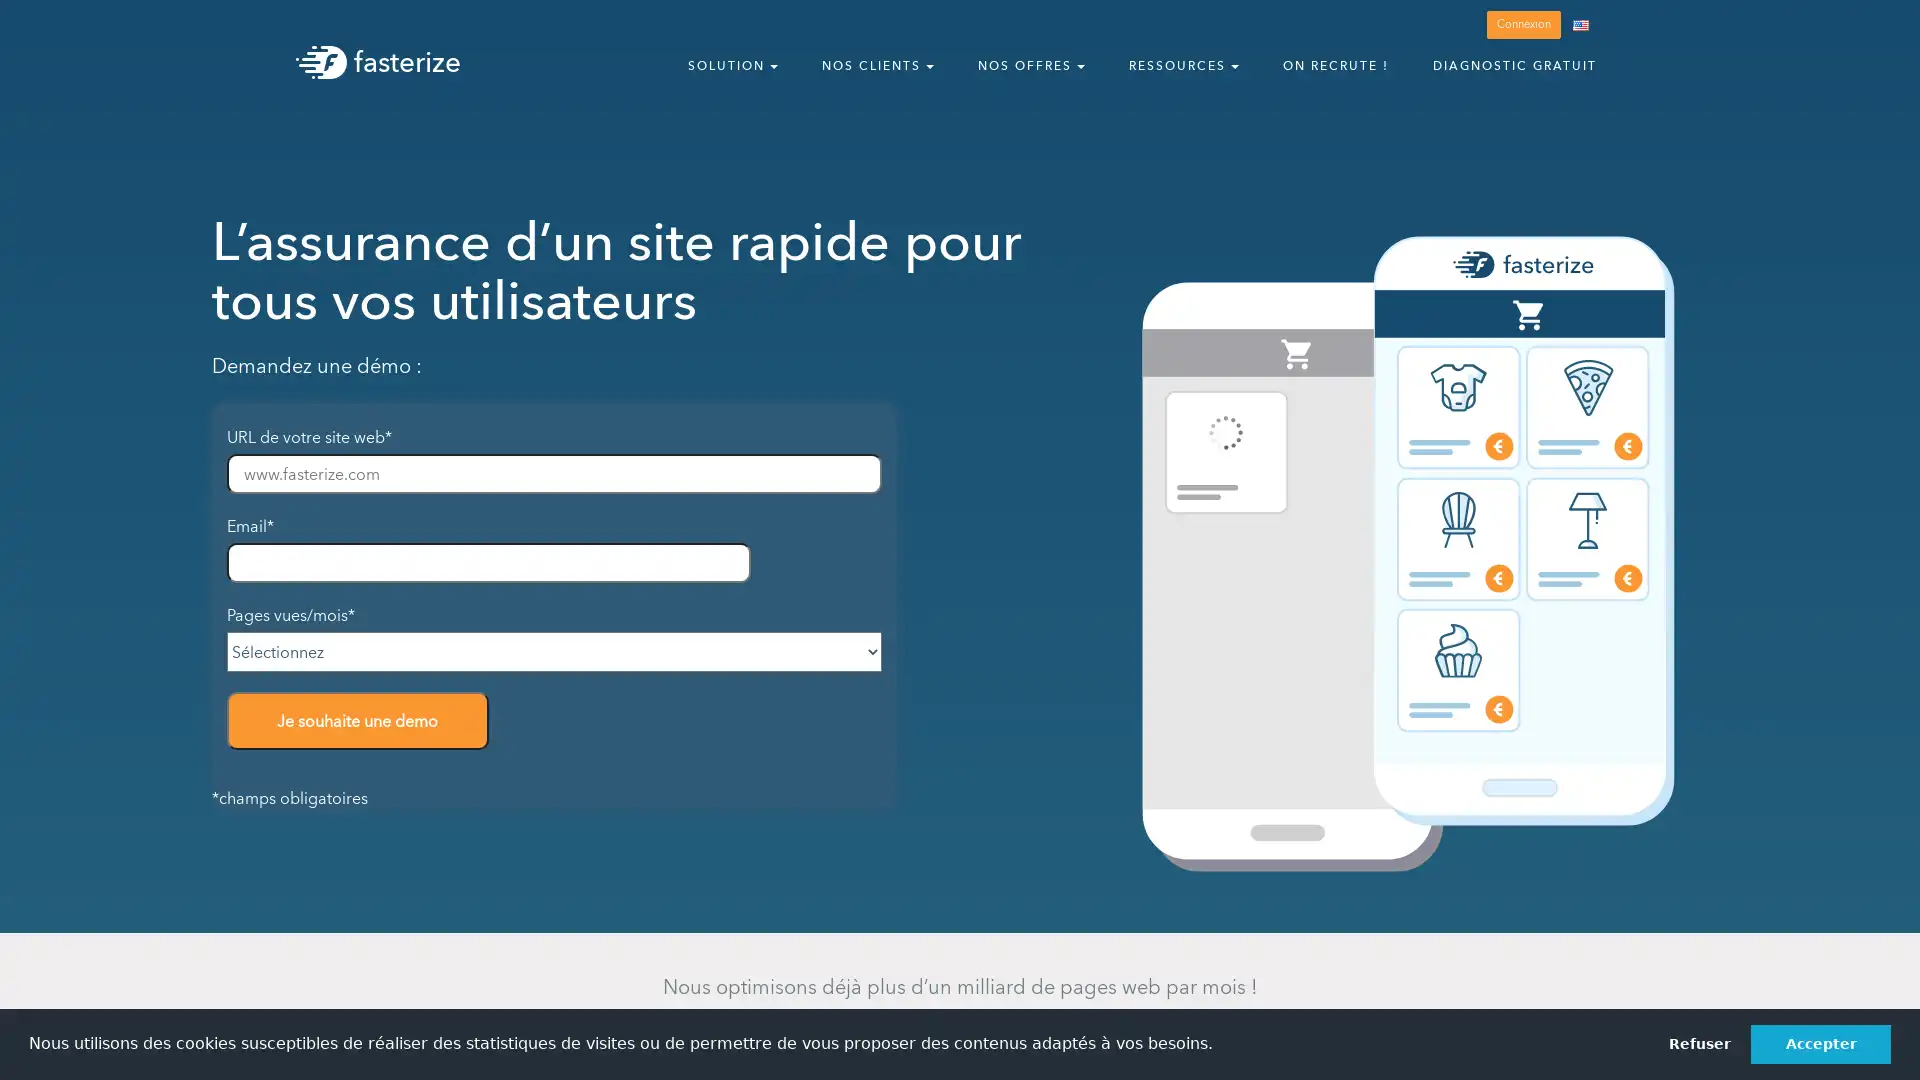 The height and width of the screenshot is (1080, 1920). What do you see at coordinates (1698, 1043) in the screenshot?
I see `dismiss cookie message` at bounding box center [1698, 1043].